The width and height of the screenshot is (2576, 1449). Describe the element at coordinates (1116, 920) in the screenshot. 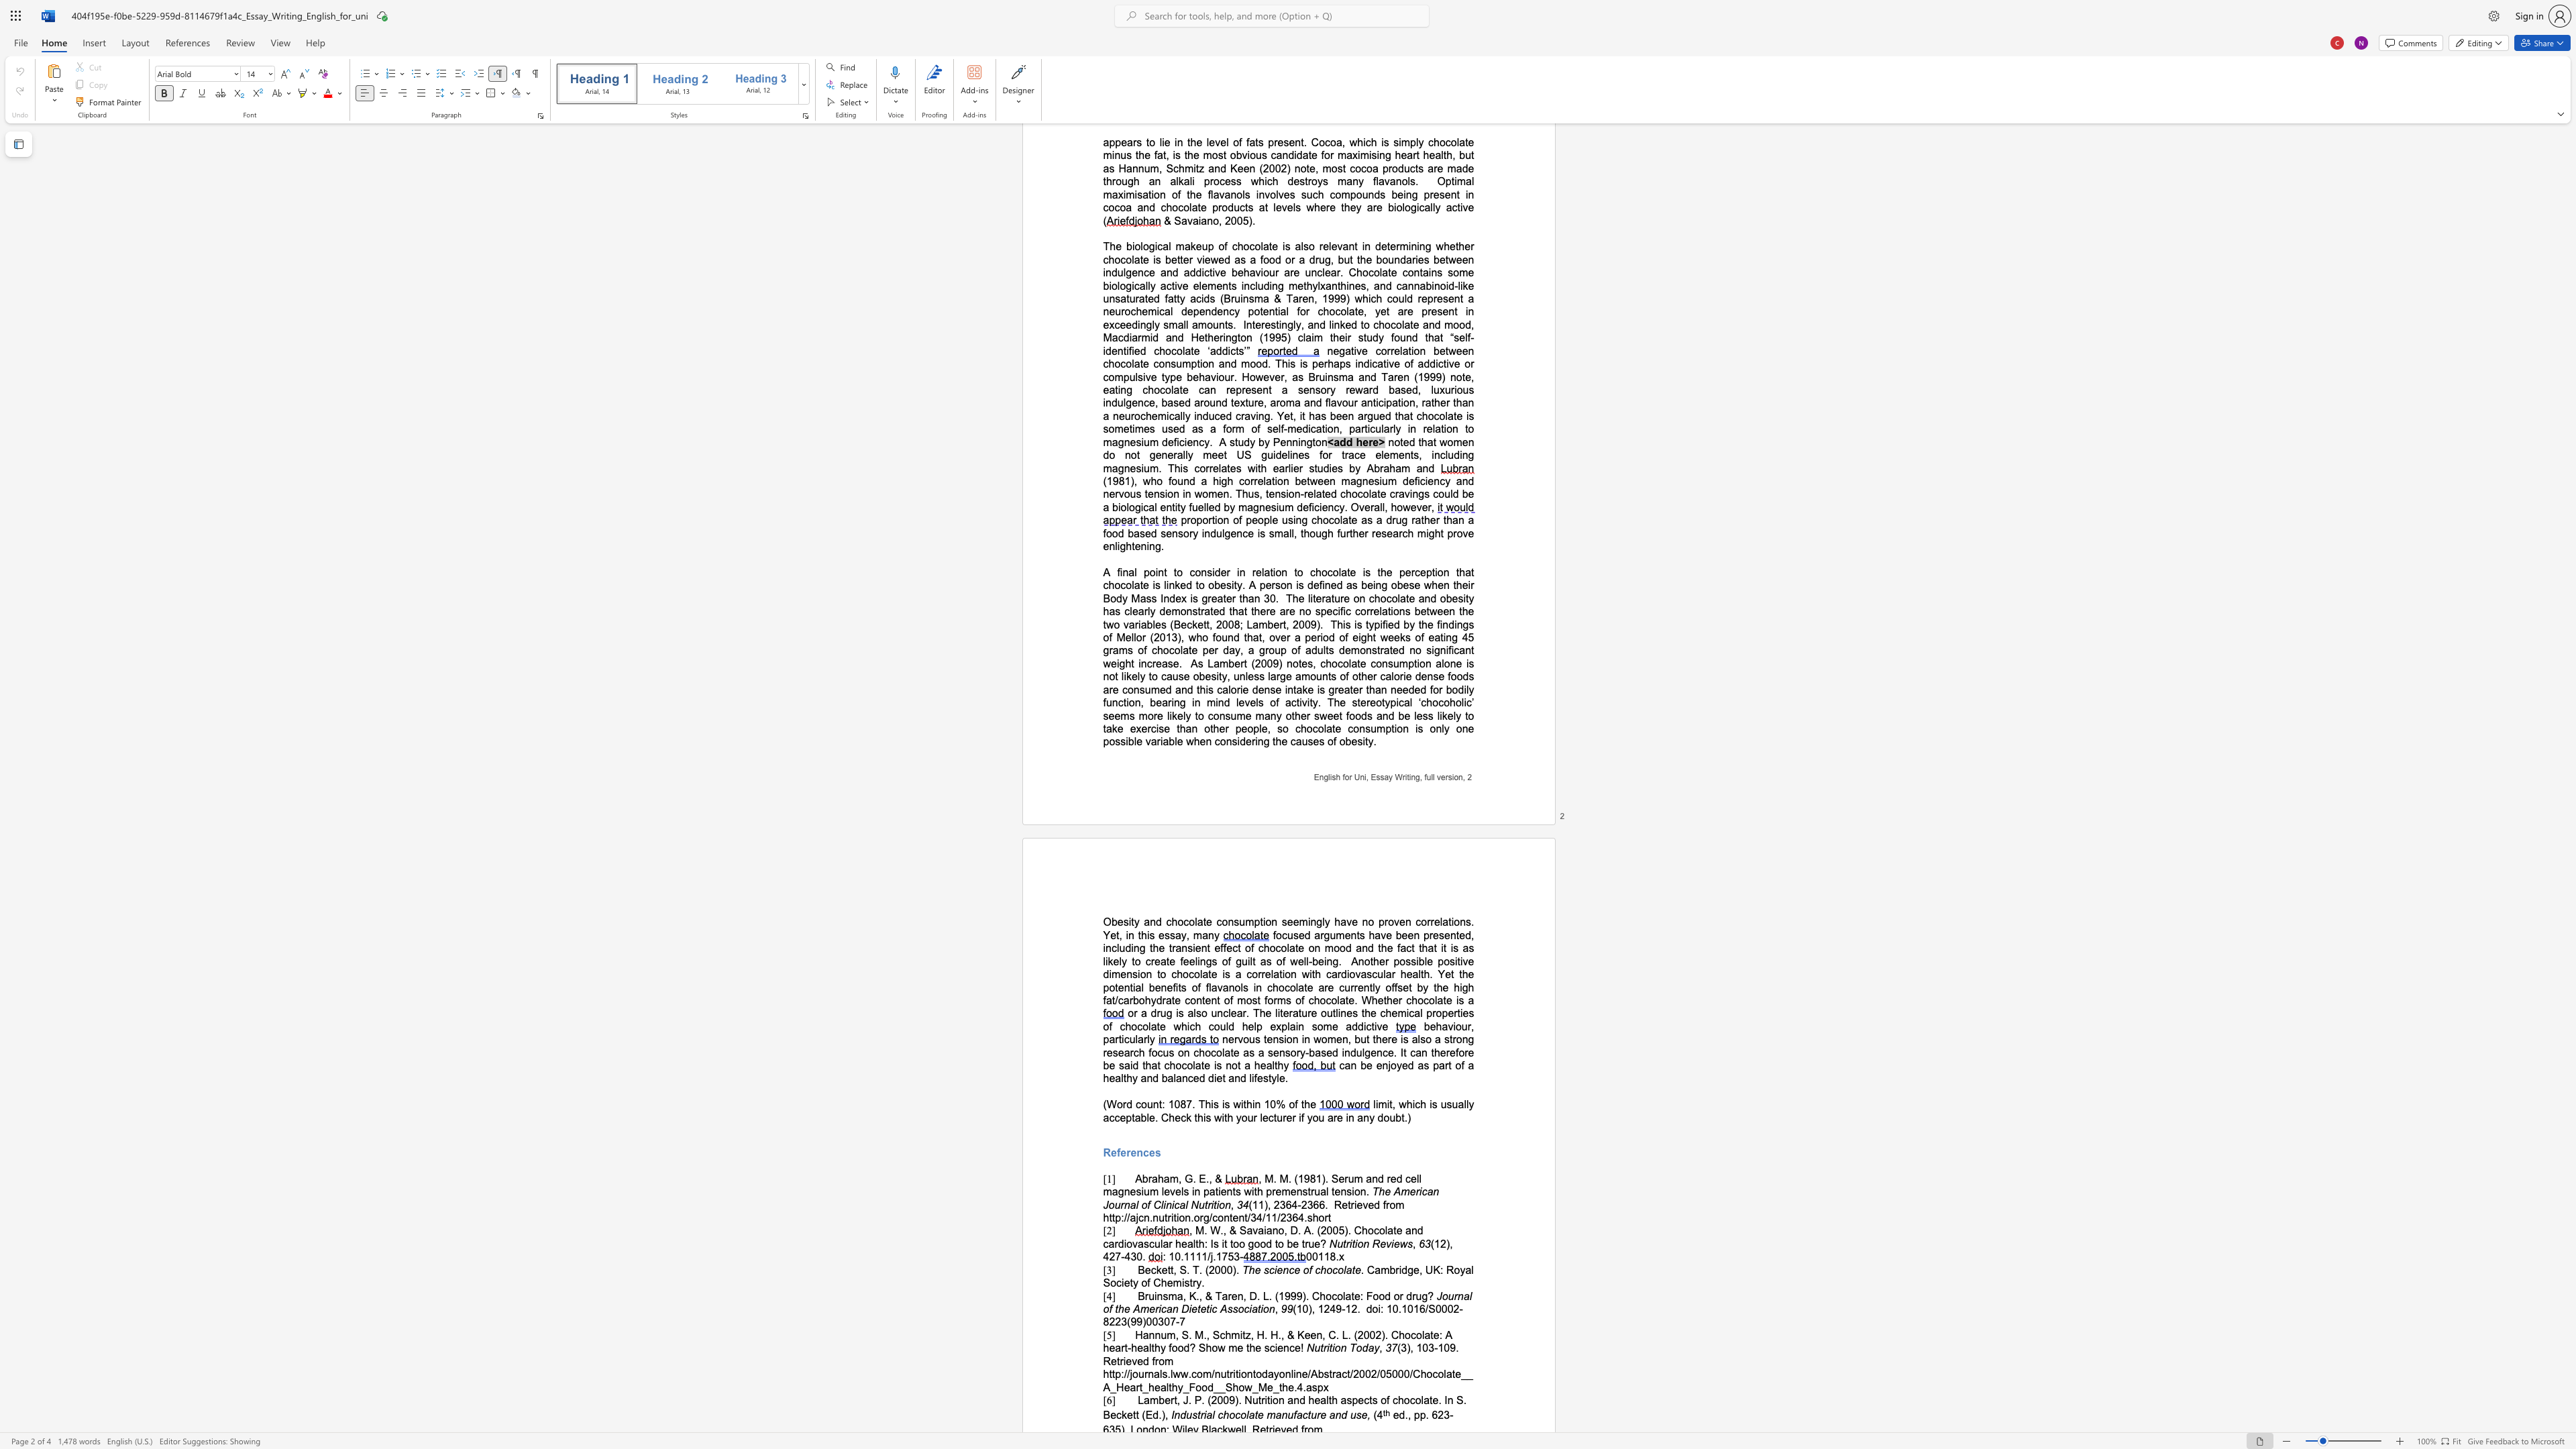

I see `the subset text "esity and chocolate consump" within the text "Obesity and chocolate consumption"` at that location.